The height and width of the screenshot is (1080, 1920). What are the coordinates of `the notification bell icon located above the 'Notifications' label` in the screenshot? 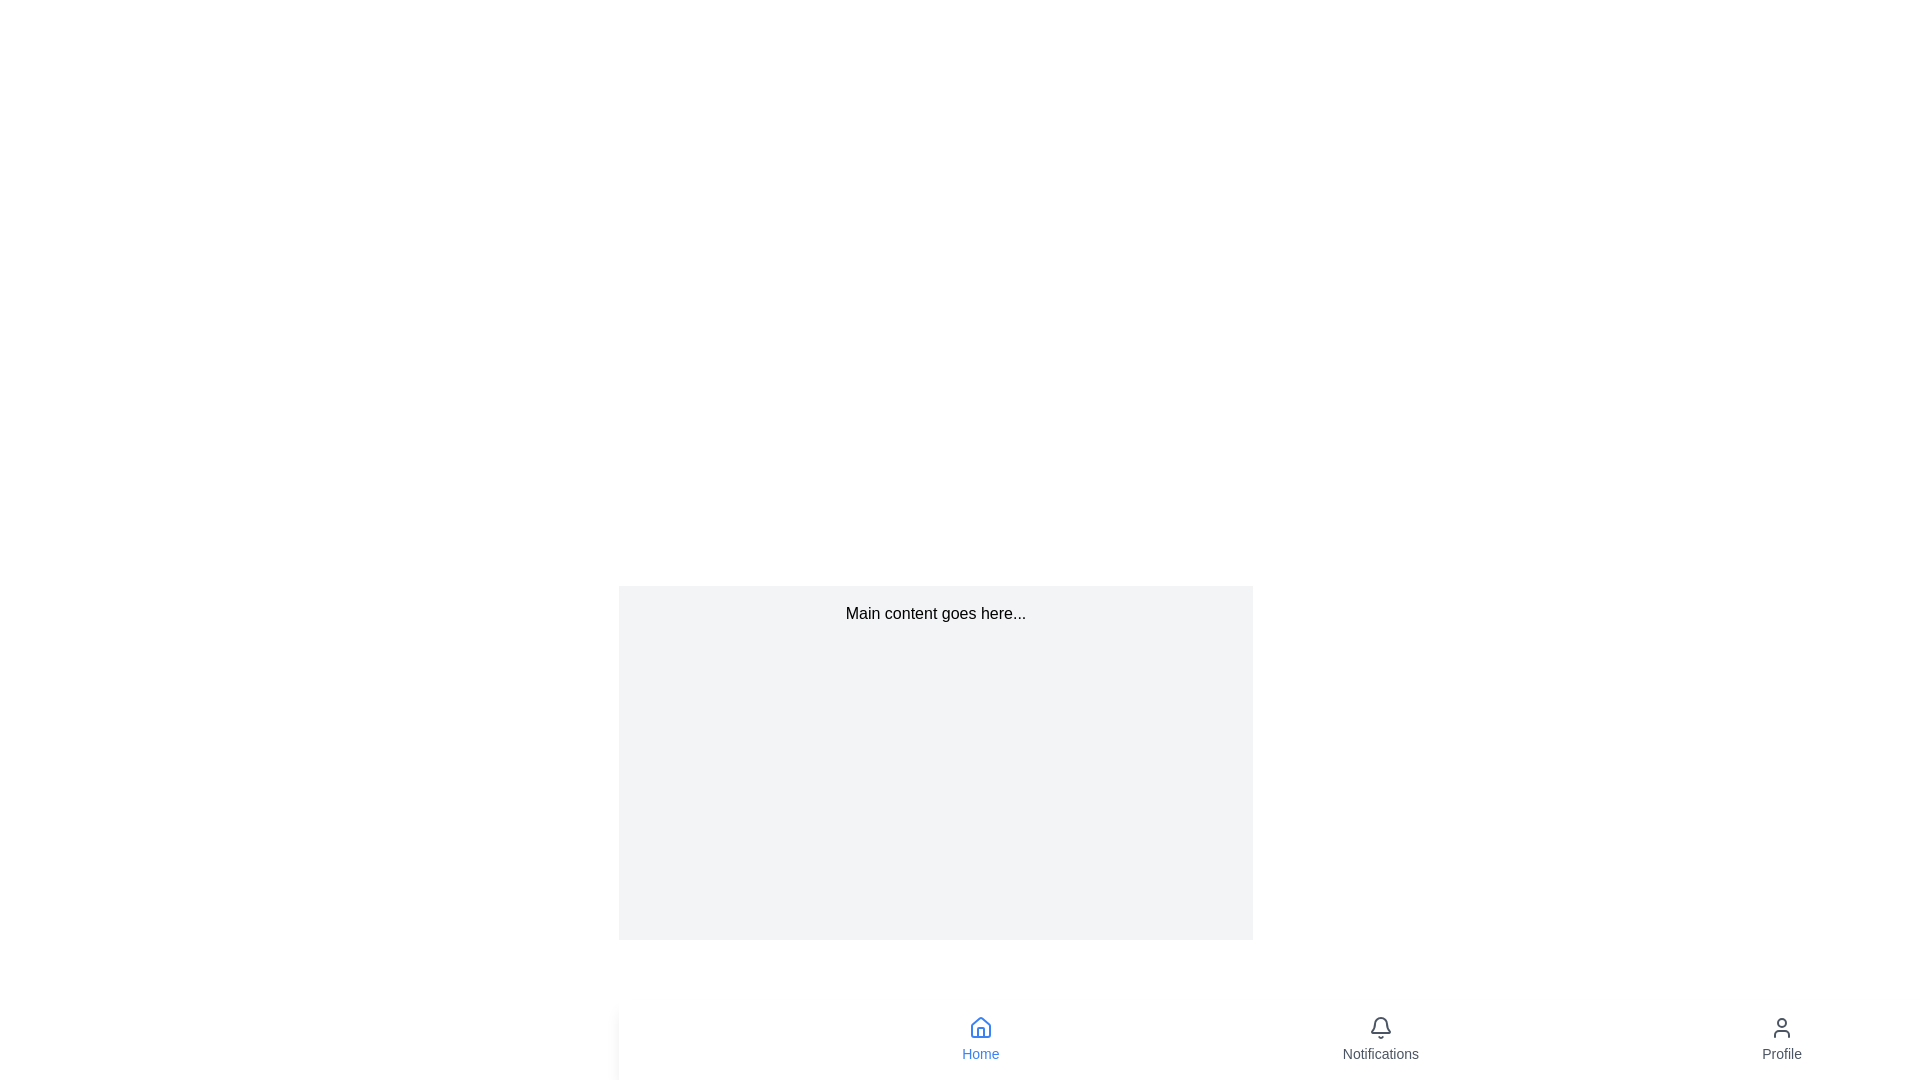 It's located at (1379, 1028).